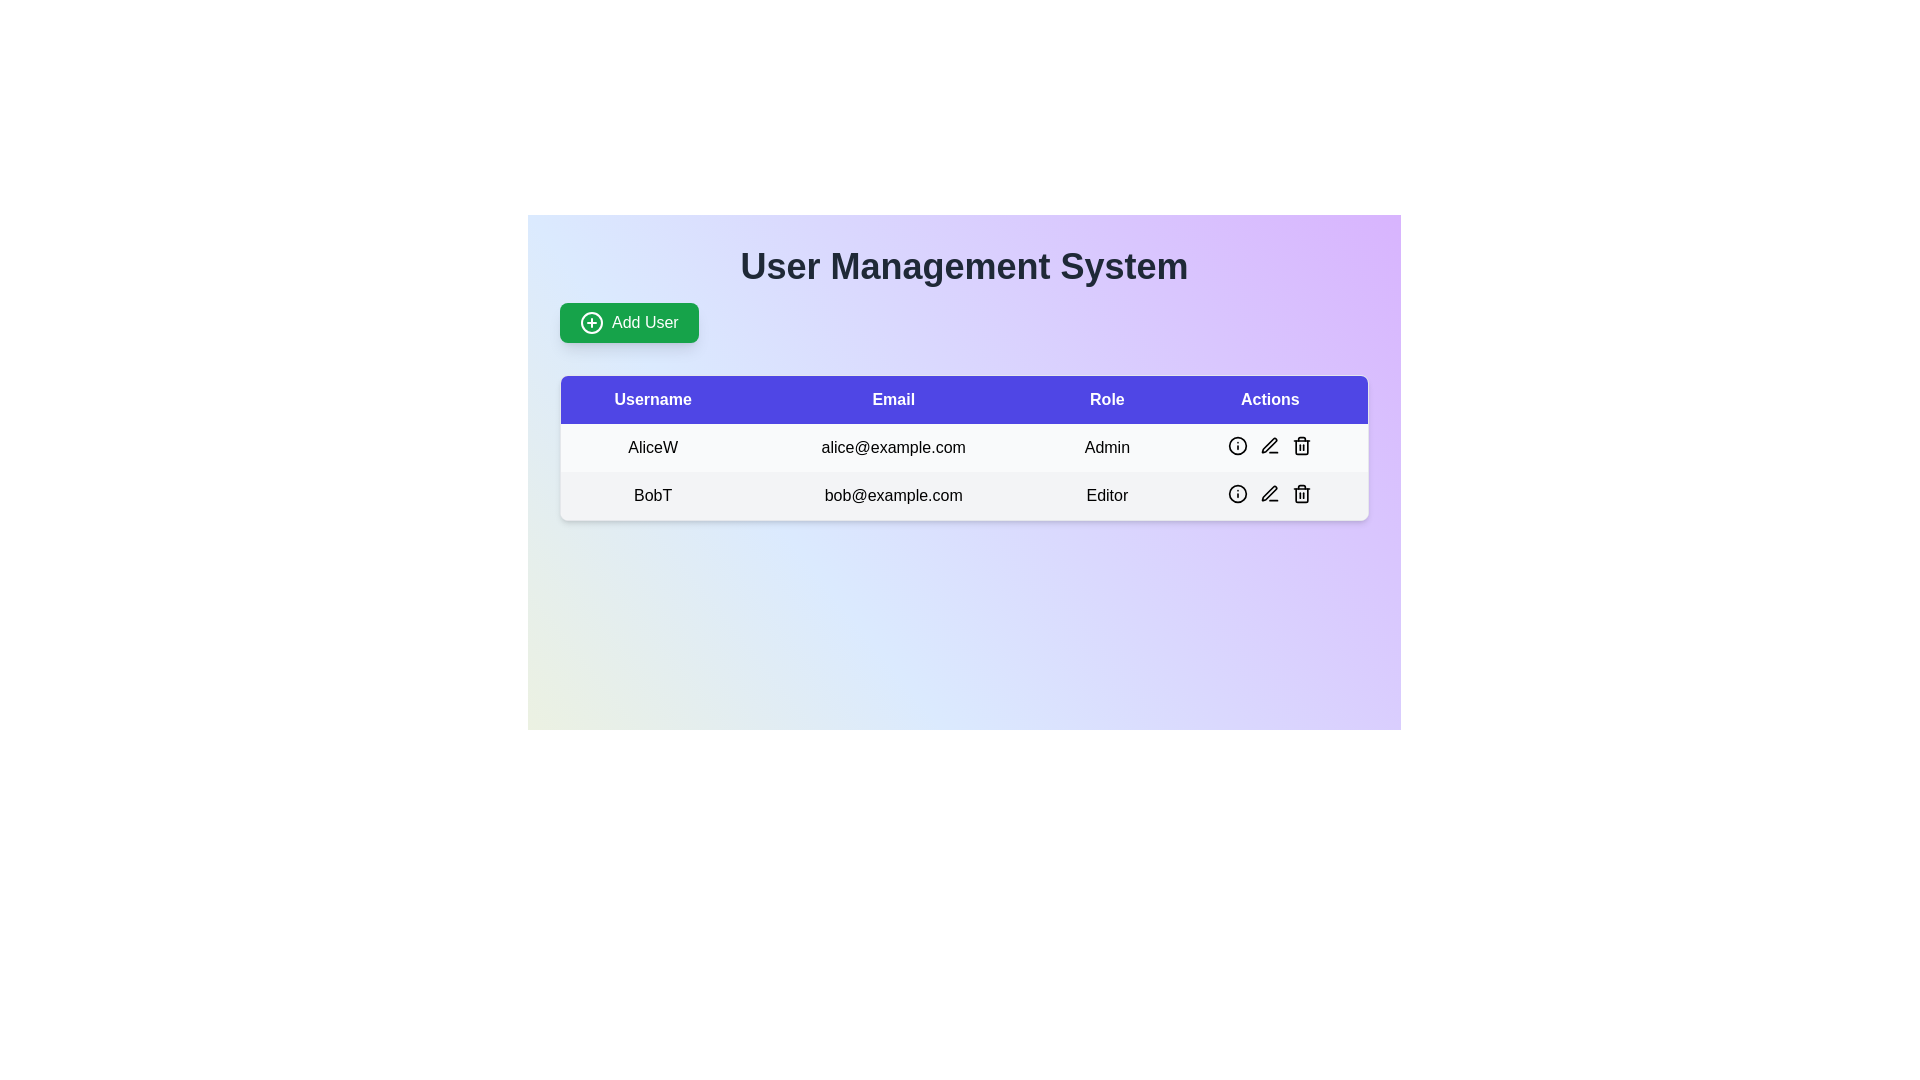  What do you see at coordinates (964, 495) in the screenshot?
I see `the second row of the table` at bounding box center [964, 495].